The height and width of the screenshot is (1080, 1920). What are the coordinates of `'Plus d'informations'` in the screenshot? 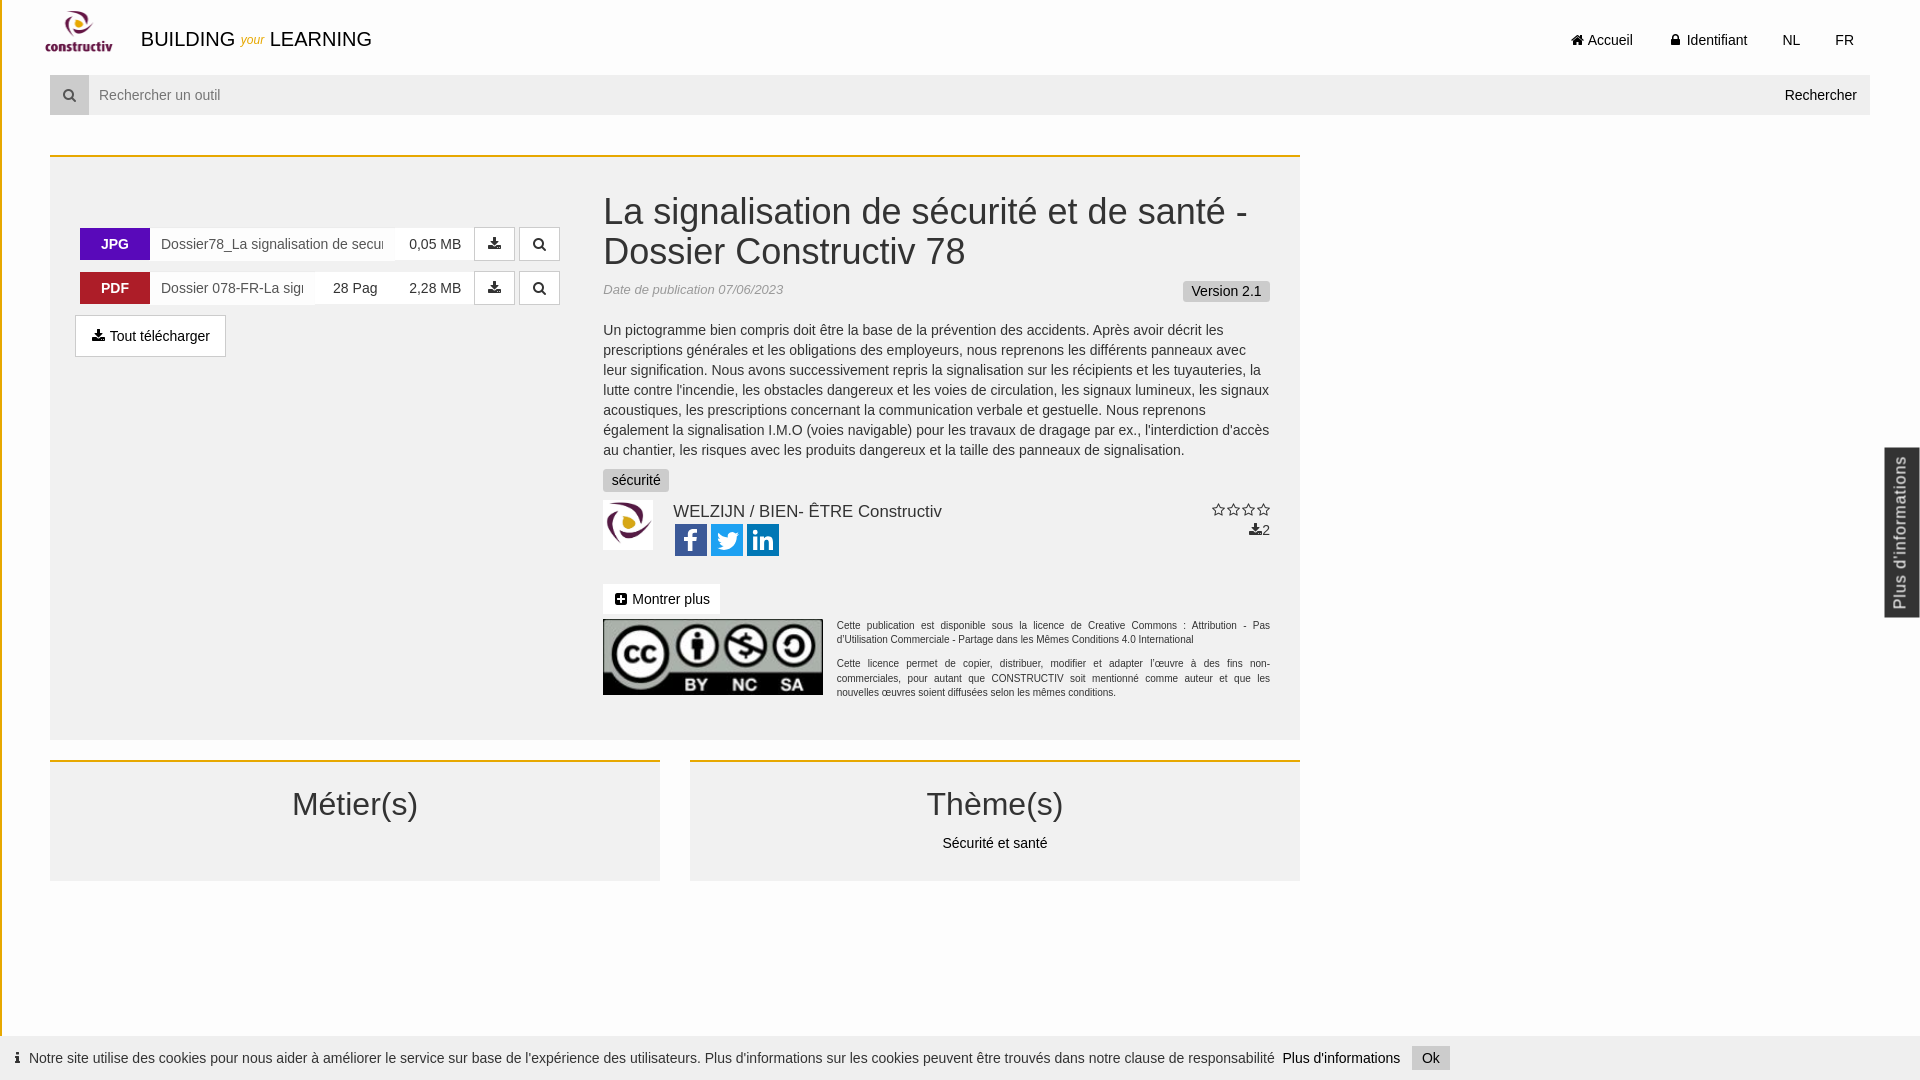 It's located at (1340, 1056).